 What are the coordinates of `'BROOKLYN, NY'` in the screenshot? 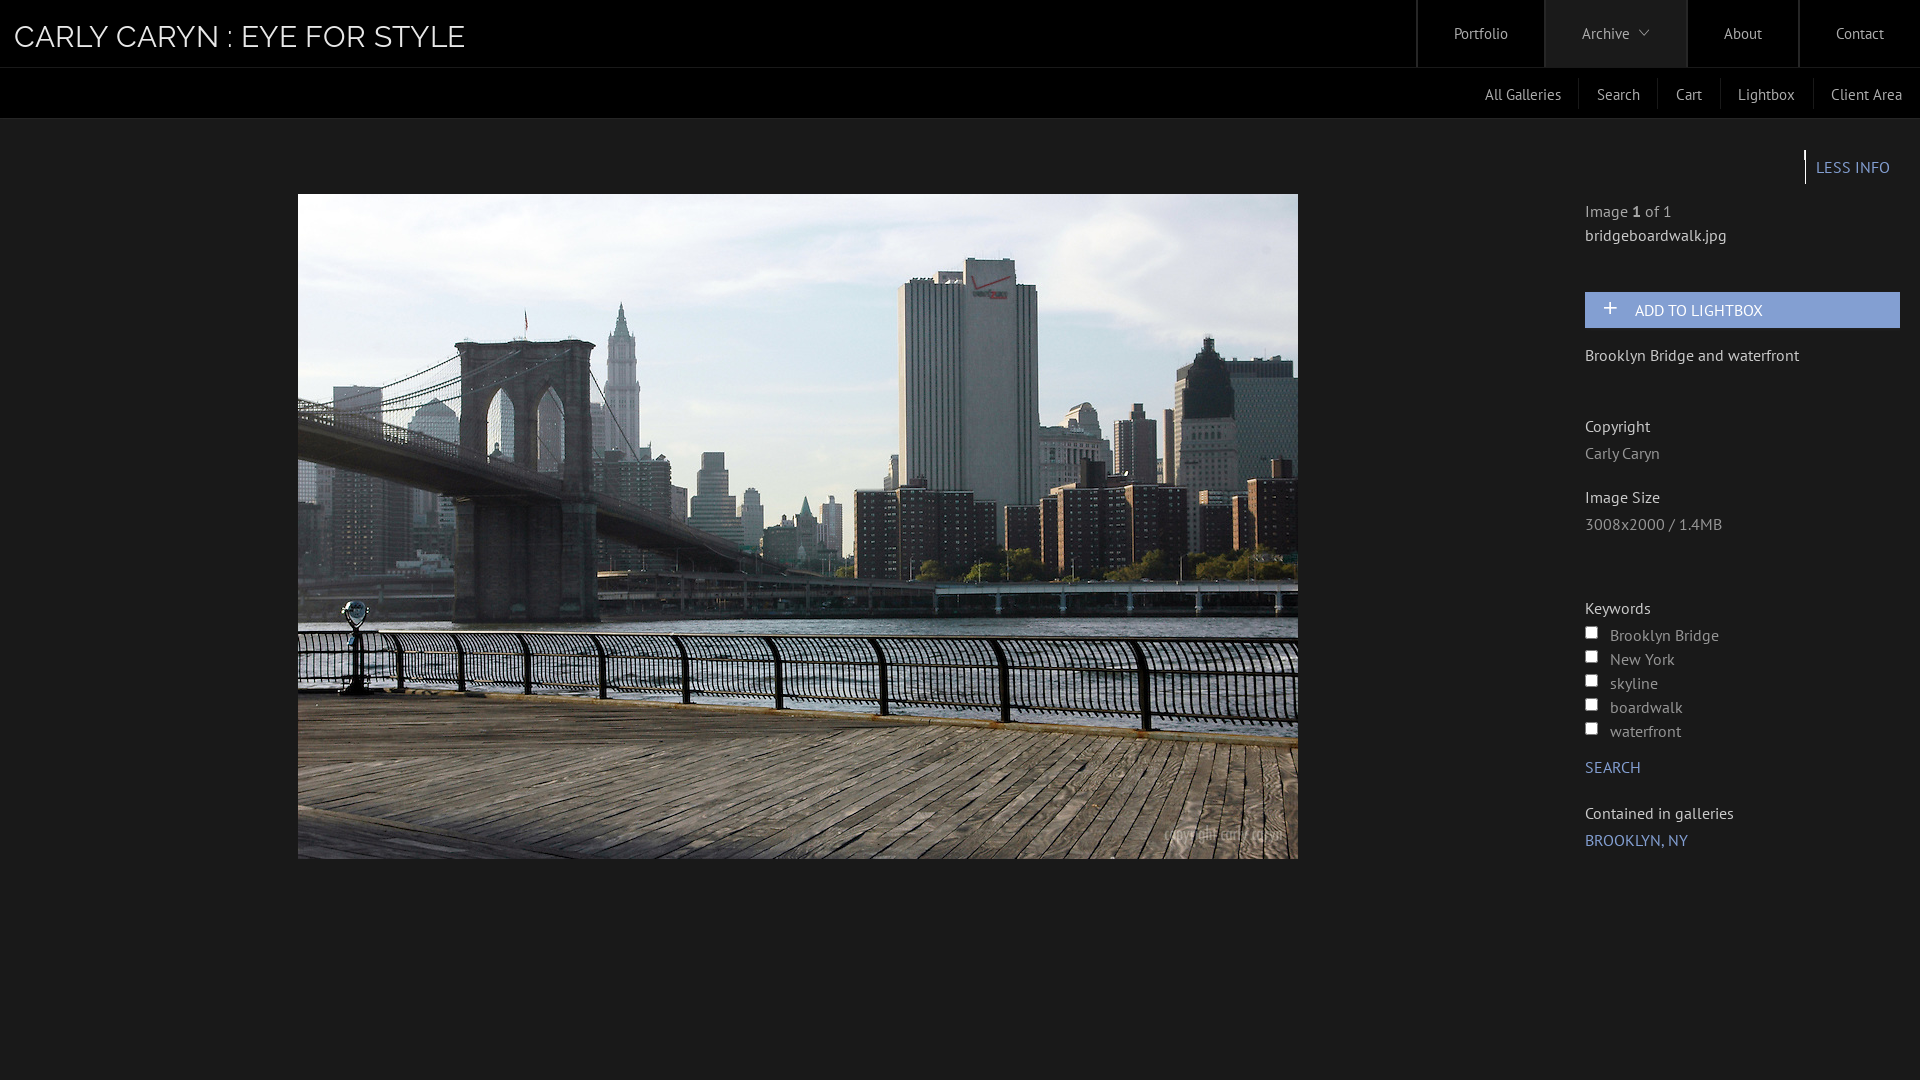 It's located at (1636, 840).